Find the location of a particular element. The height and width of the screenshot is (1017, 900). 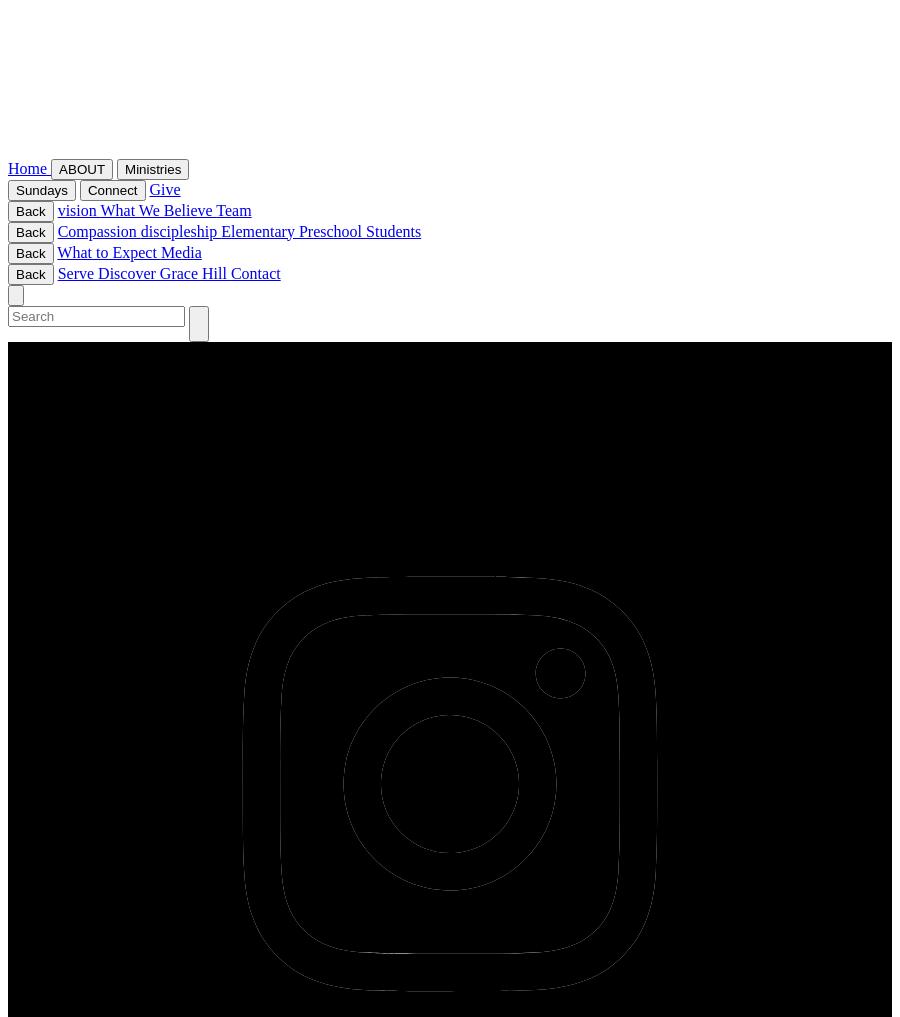

'What to Expect' is located at coordinates (107, 250).